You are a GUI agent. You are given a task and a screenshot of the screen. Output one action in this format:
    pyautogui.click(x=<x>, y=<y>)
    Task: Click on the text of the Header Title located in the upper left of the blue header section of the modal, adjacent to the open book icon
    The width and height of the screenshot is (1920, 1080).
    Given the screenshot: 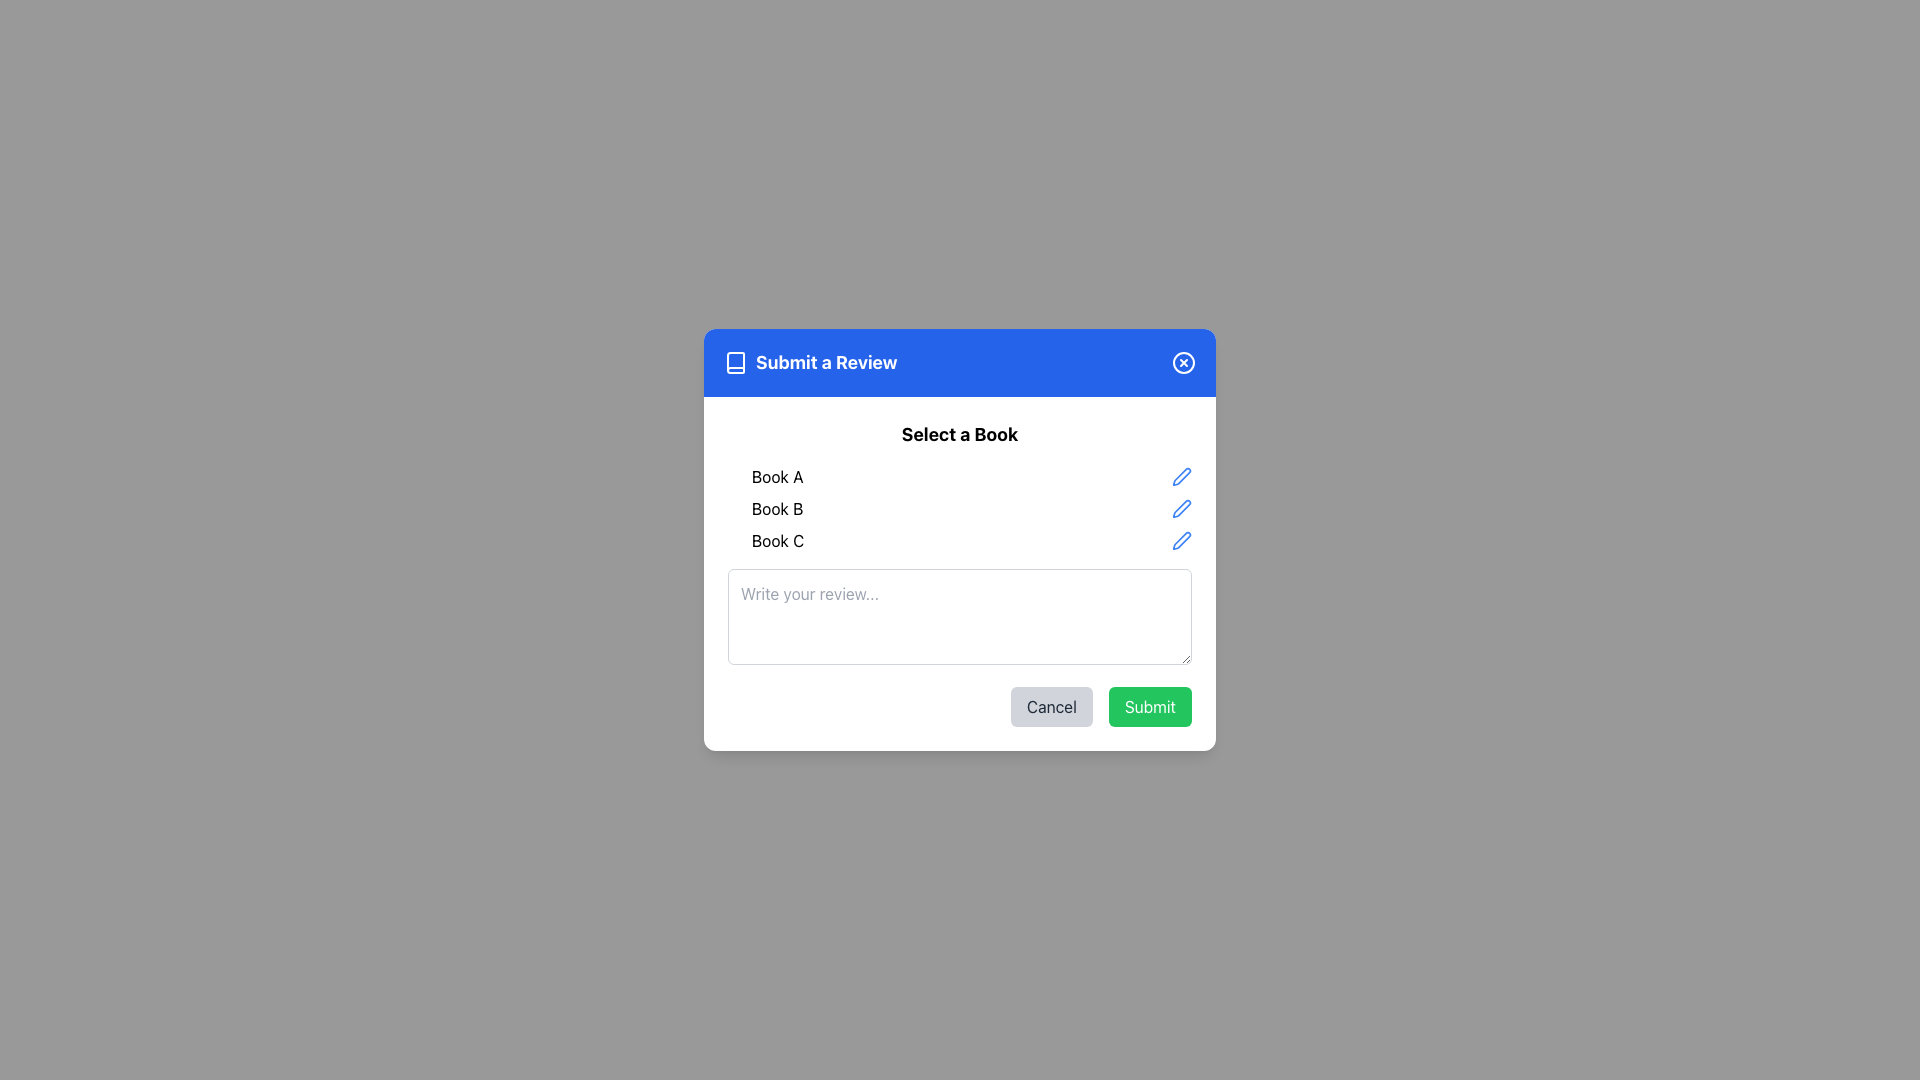 What is the action you would take?
    pyautogui.click(x=810, y=362)
    